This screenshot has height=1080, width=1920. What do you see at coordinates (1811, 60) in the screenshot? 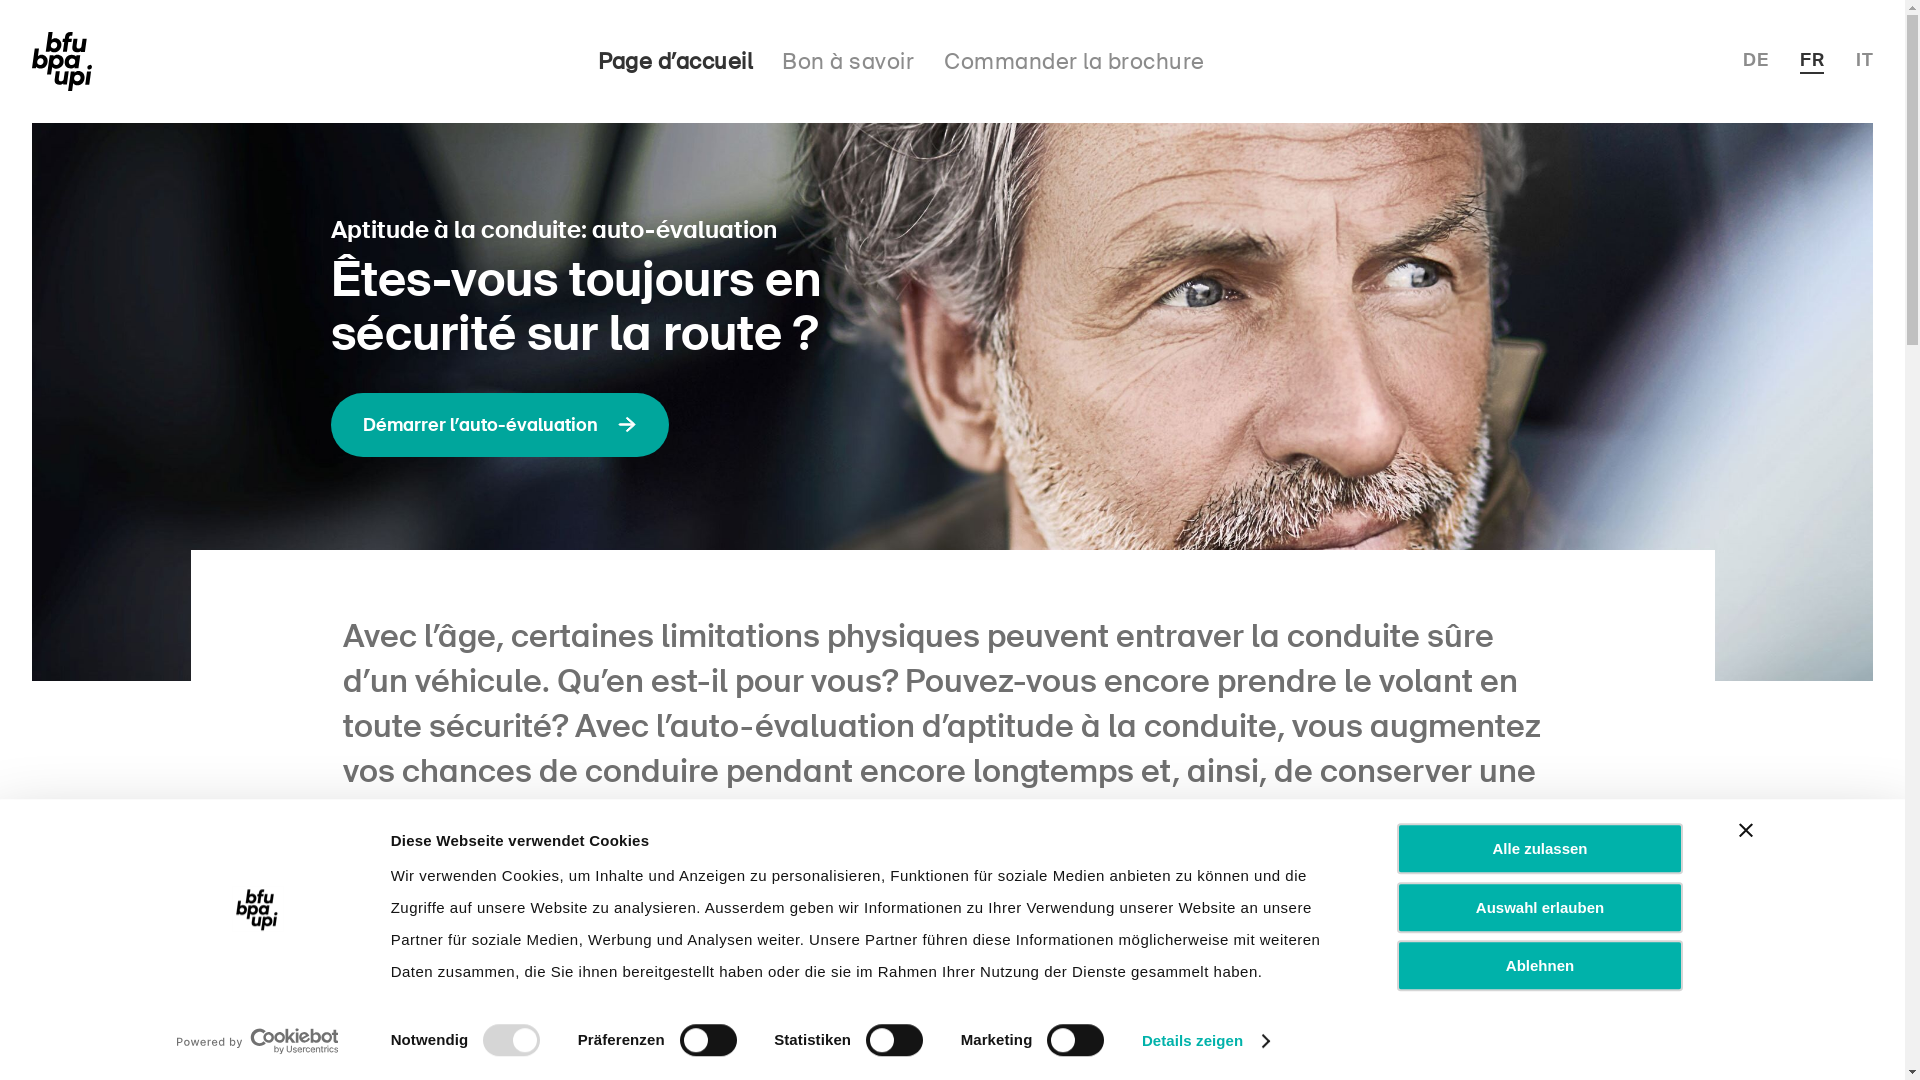
I see `'FR'` at bounding box center [1811, 60].